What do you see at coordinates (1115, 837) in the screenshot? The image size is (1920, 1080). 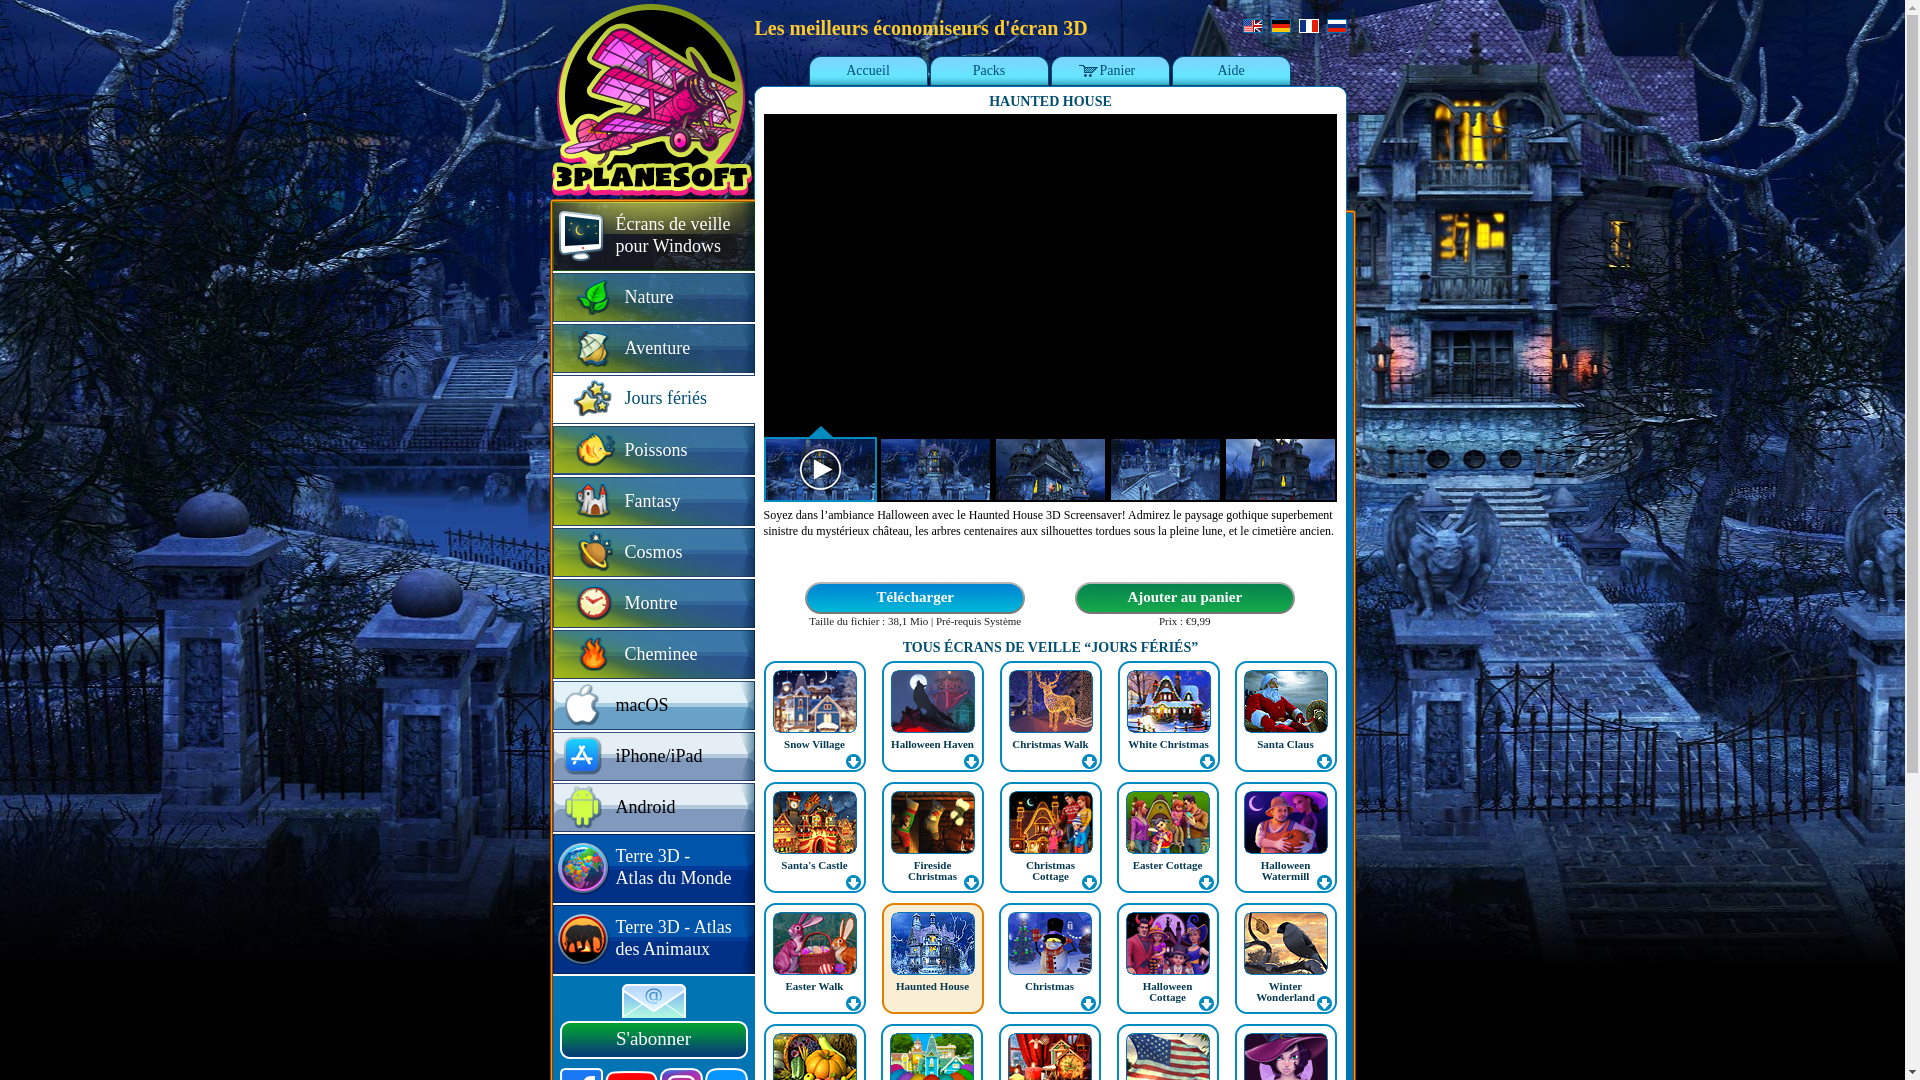 I see `'Easter Cottage'` at bounding box center [1115, 837].